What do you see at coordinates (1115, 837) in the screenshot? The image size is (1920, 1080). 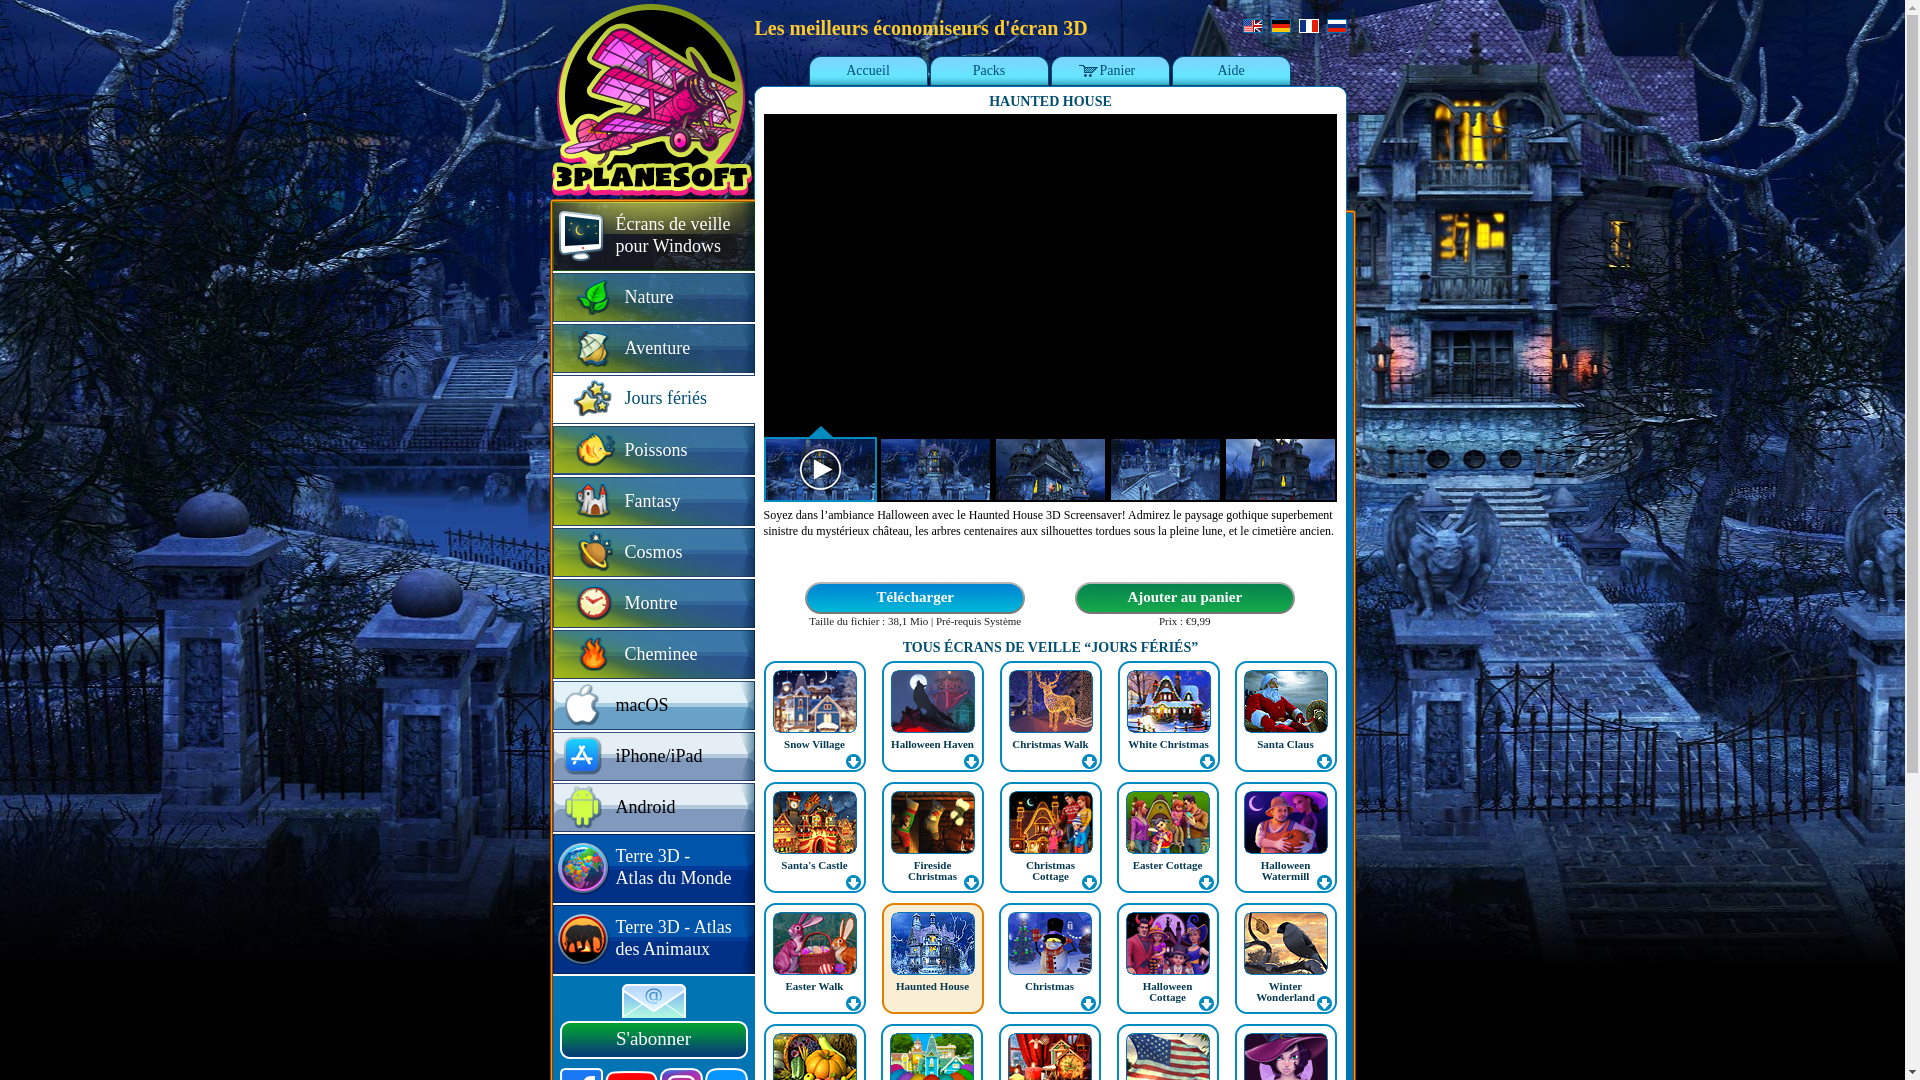 I see `'Easter Cottage'` at bounding box center [1115, 837].